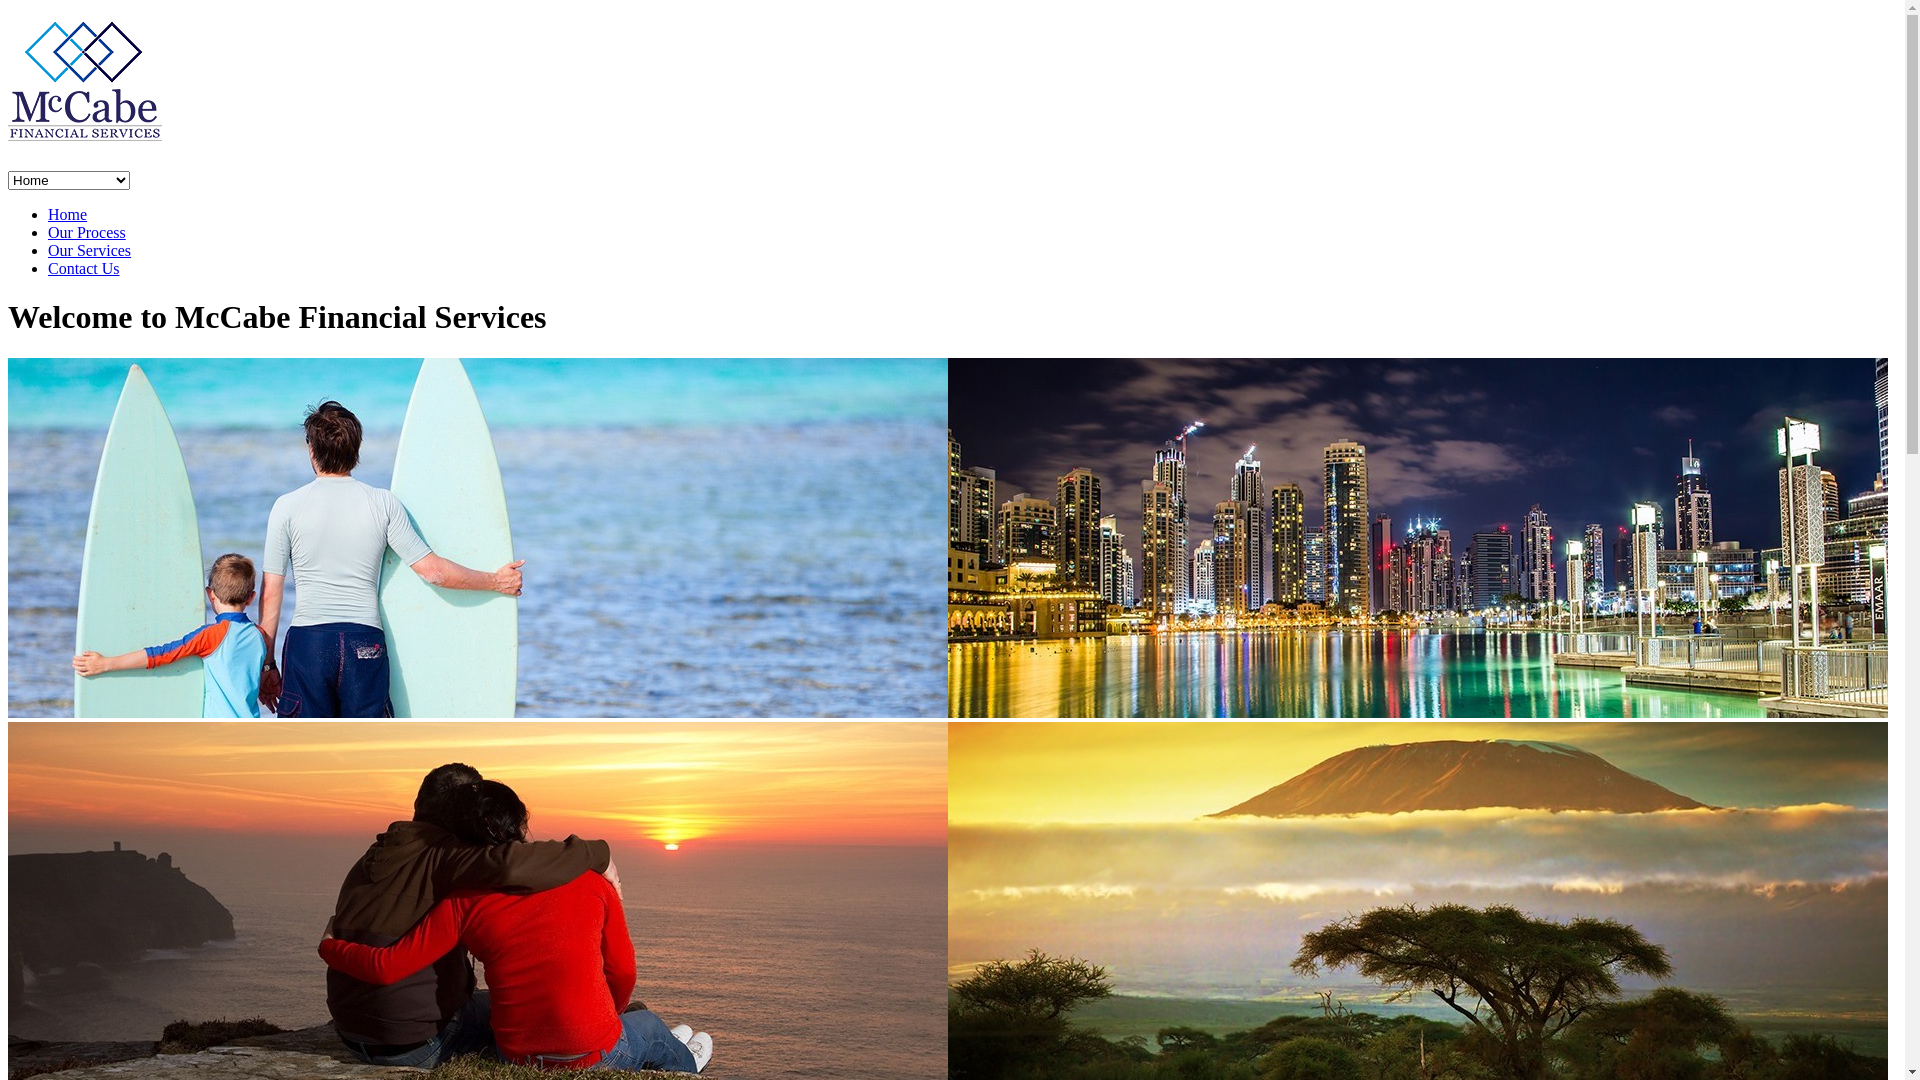  I want to click on 'Our Process', so click(85, 231).